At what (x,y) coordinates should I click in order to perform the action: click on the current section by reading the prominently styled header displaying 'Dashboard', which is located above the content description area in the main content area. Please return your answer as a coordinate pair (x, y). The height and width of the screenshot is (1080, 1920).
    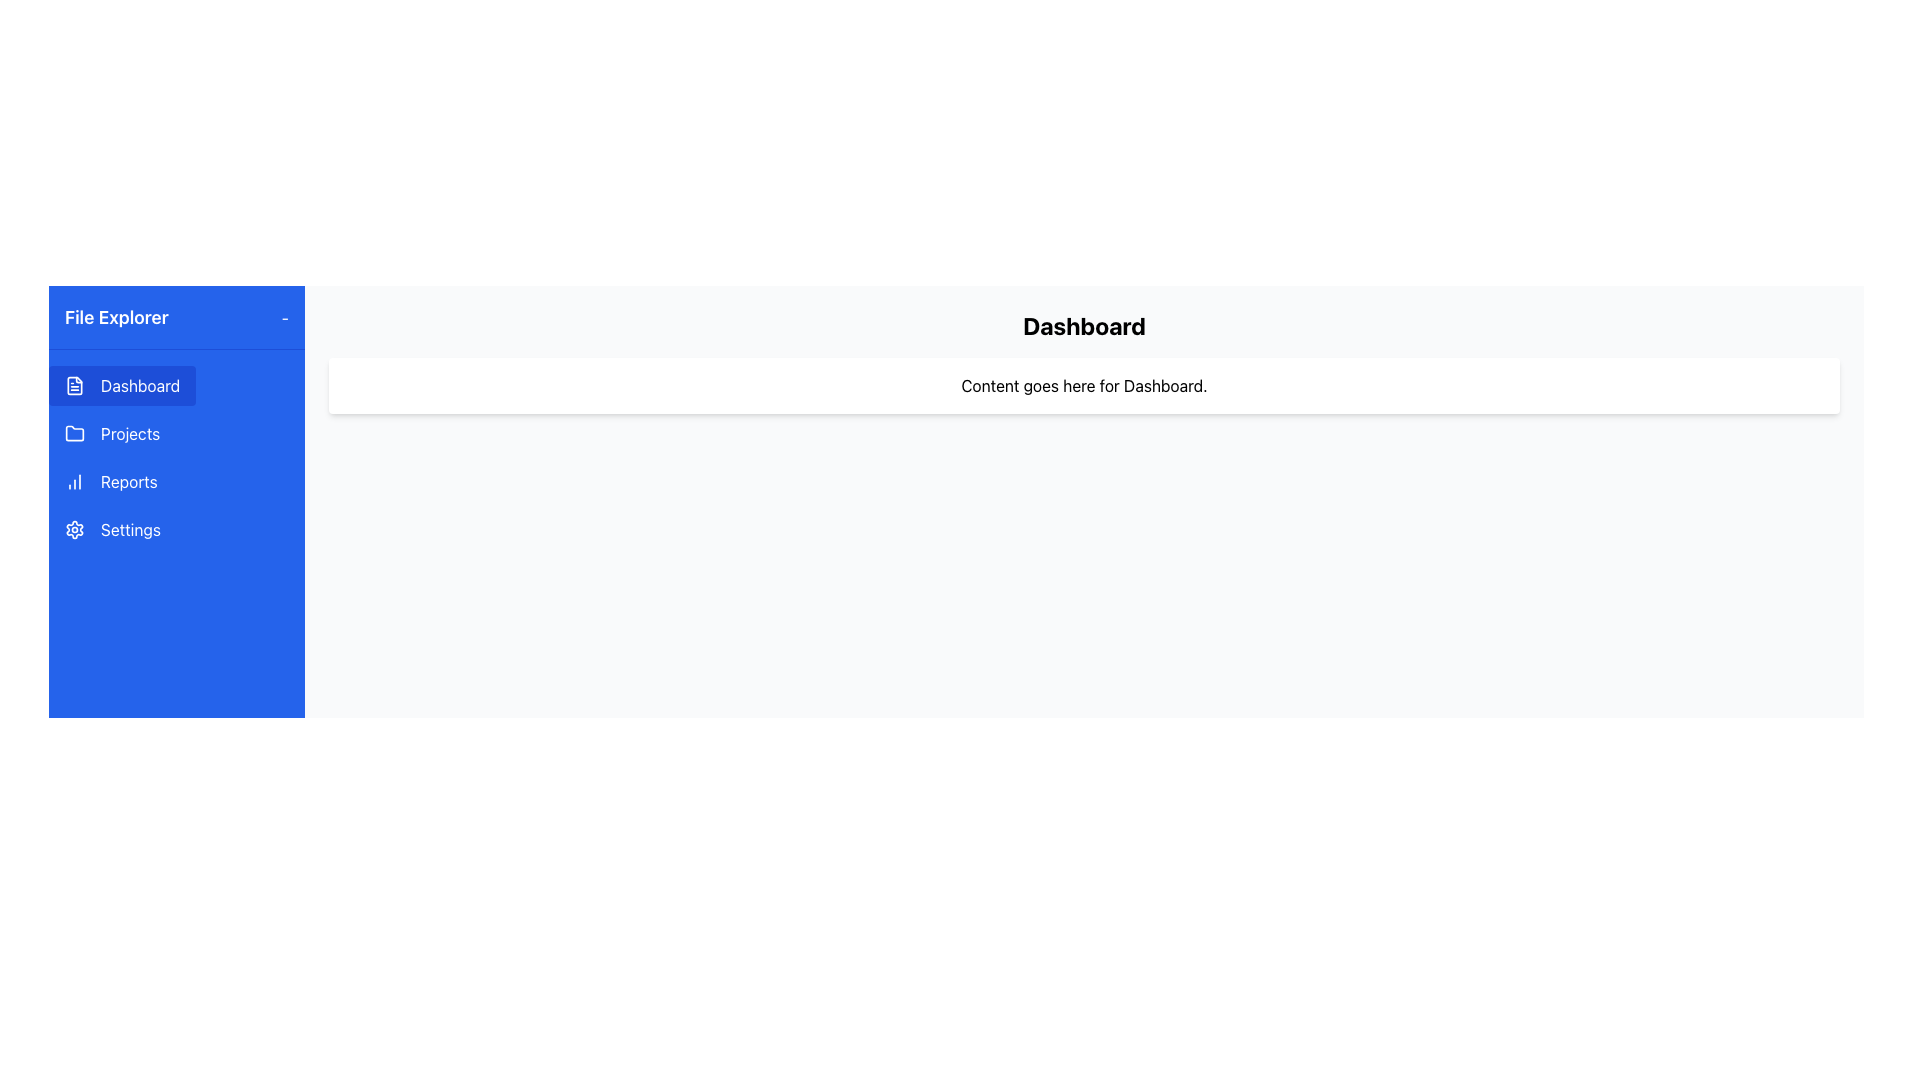
    Looking at the image, I should click on (1083, 325).